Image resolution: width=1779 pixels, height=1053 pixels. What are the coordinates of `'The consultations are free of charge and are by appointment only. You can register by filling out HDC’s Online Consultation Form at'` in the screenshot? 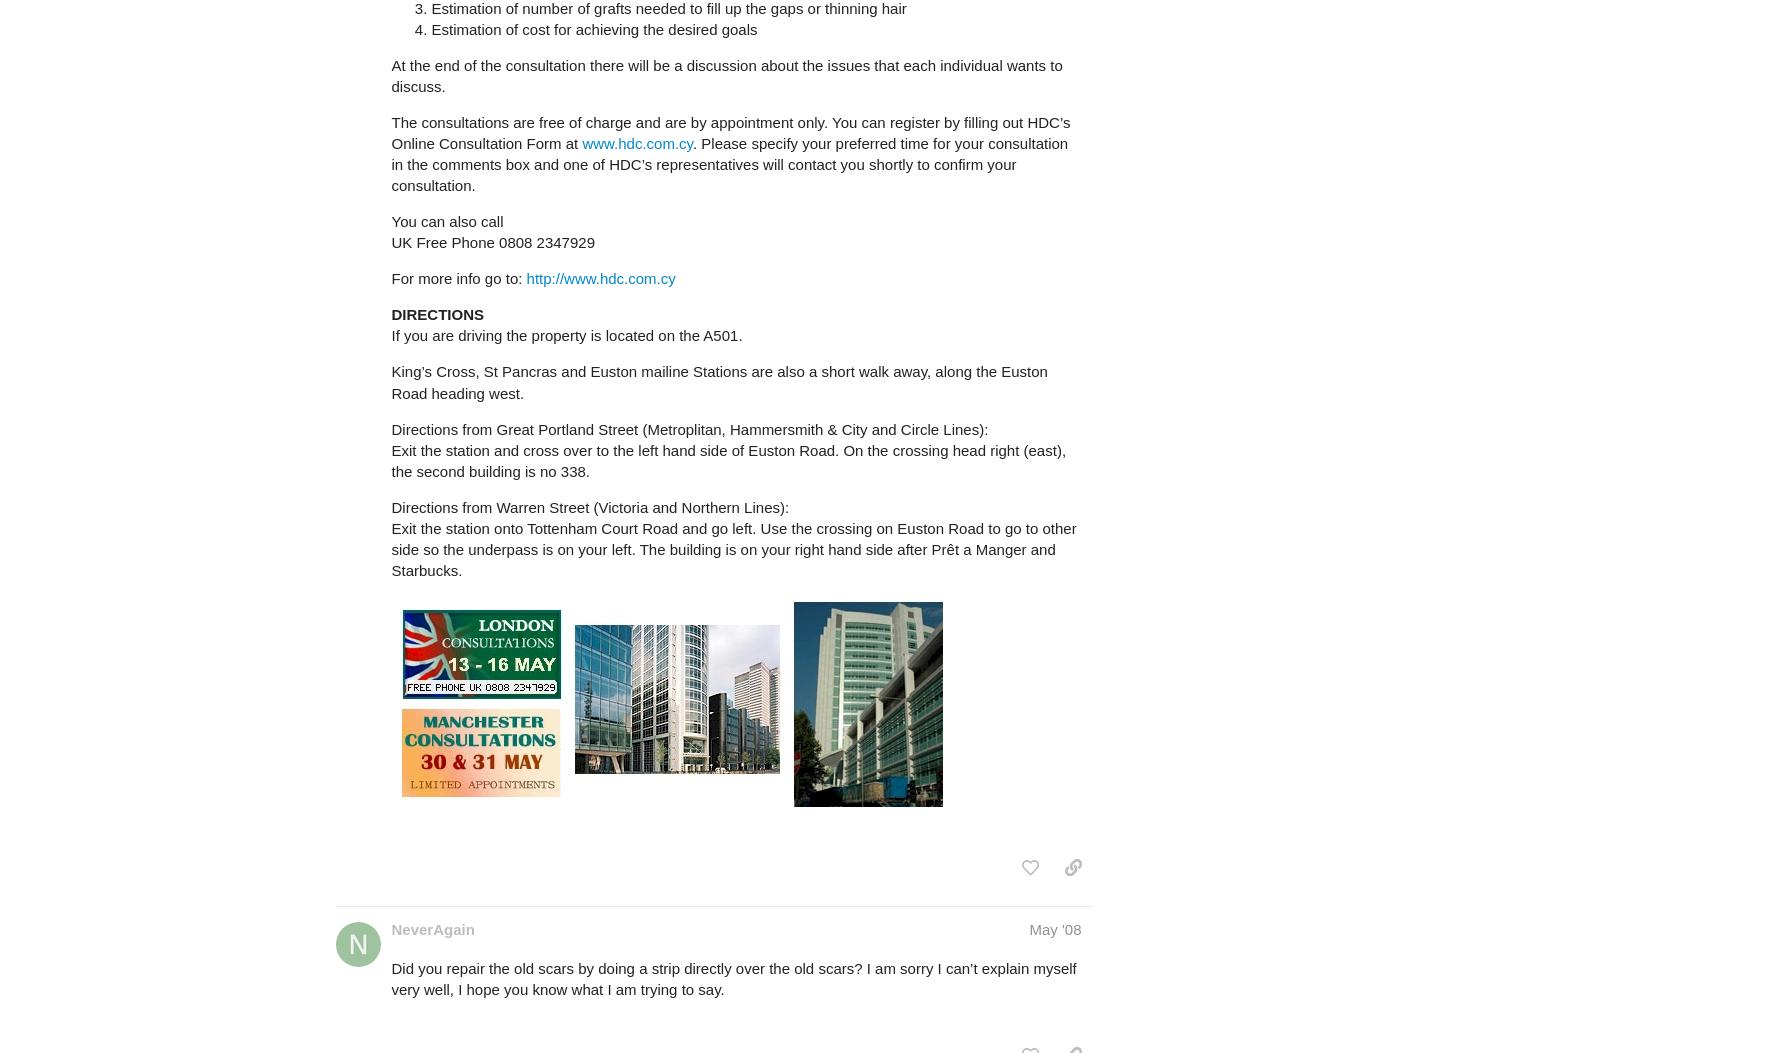 It's located at (730, 132).